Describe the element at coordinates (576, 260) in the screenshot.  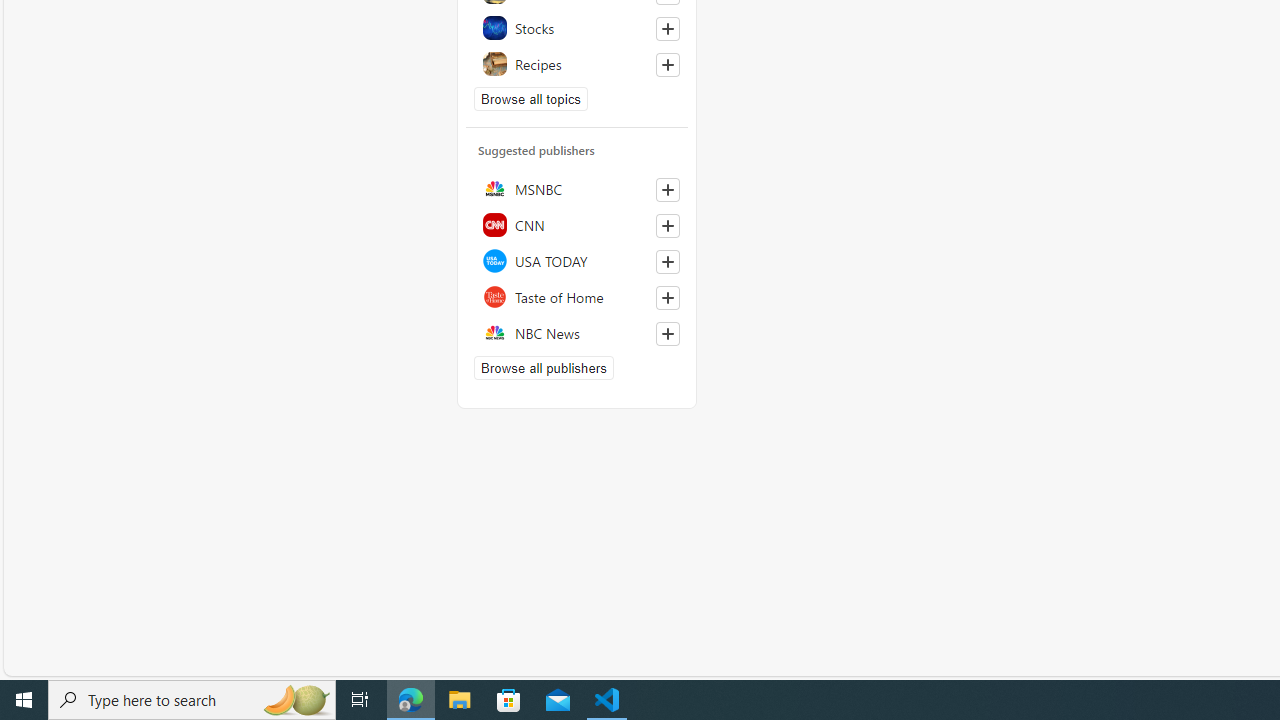
I see `'USA TODAY'` at that location.